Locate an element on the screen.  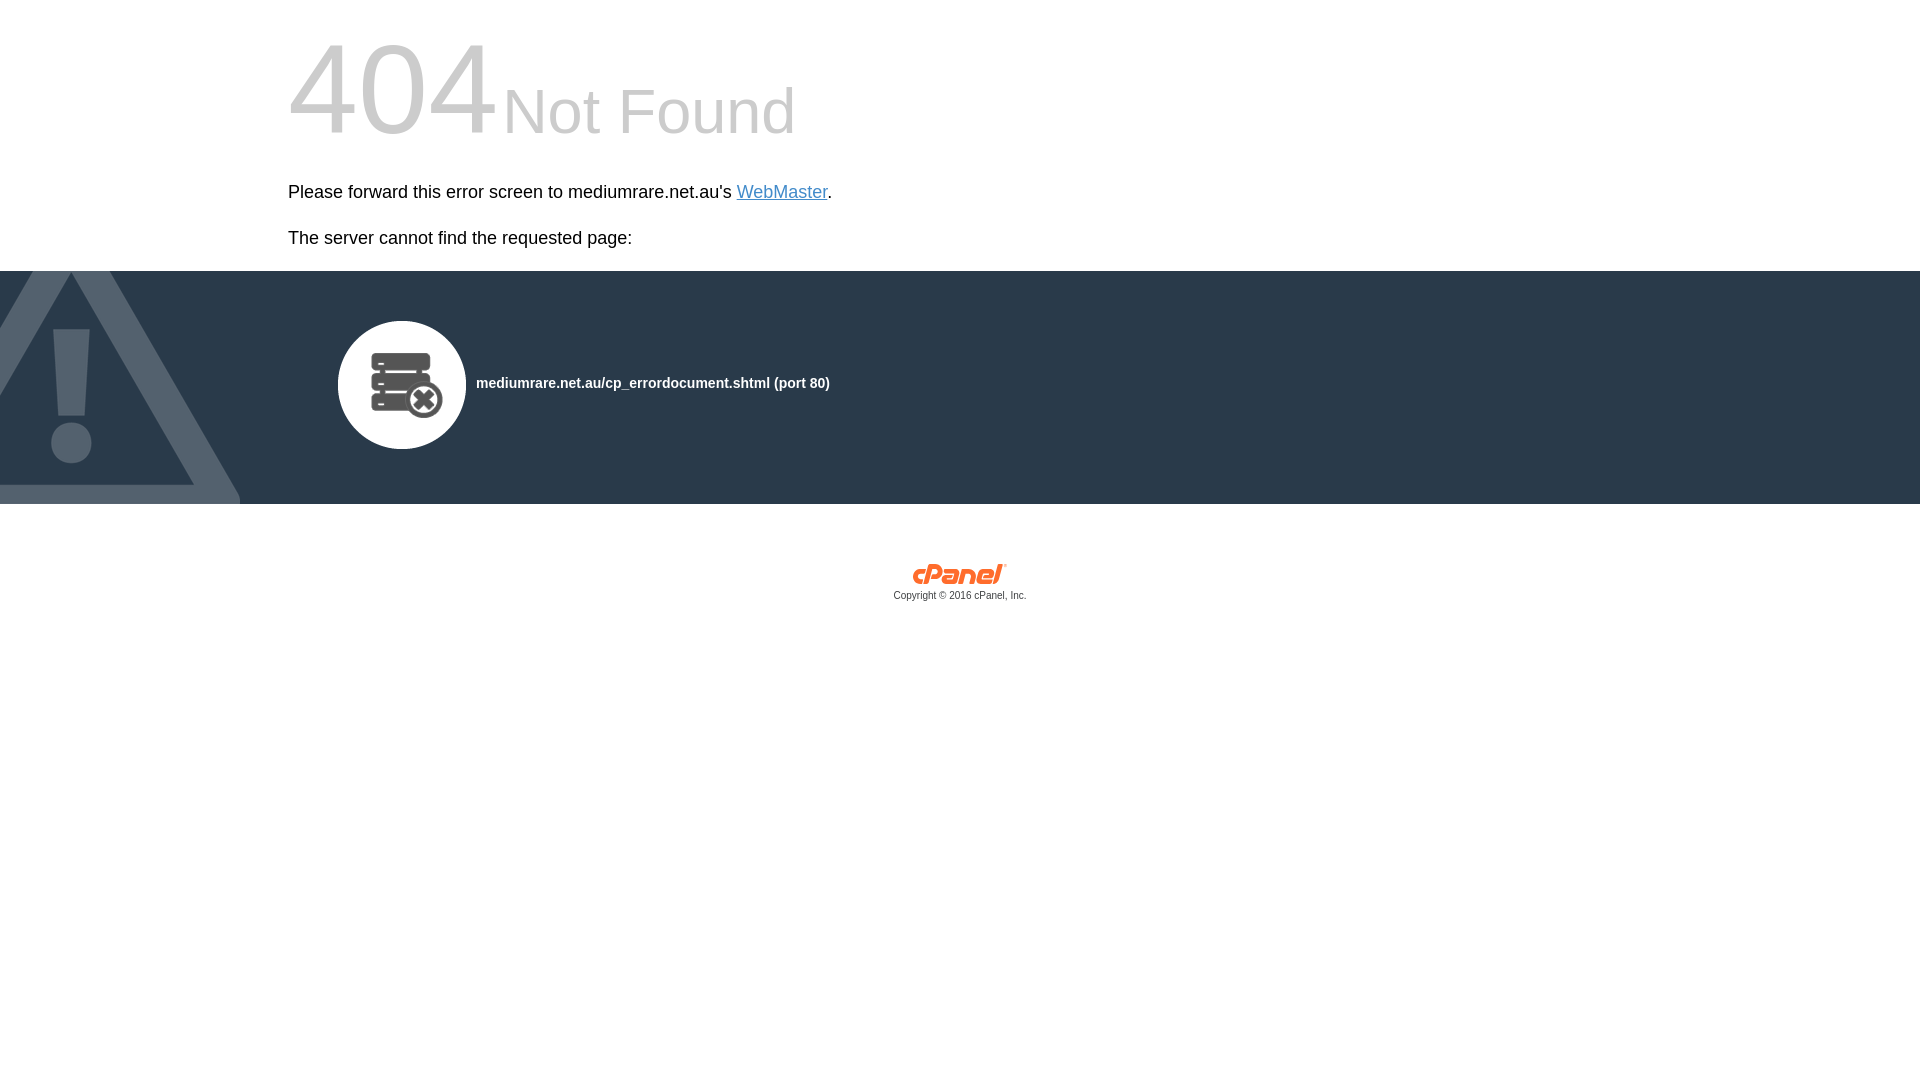
'WebMaster' is located at coordinates (781, 192).